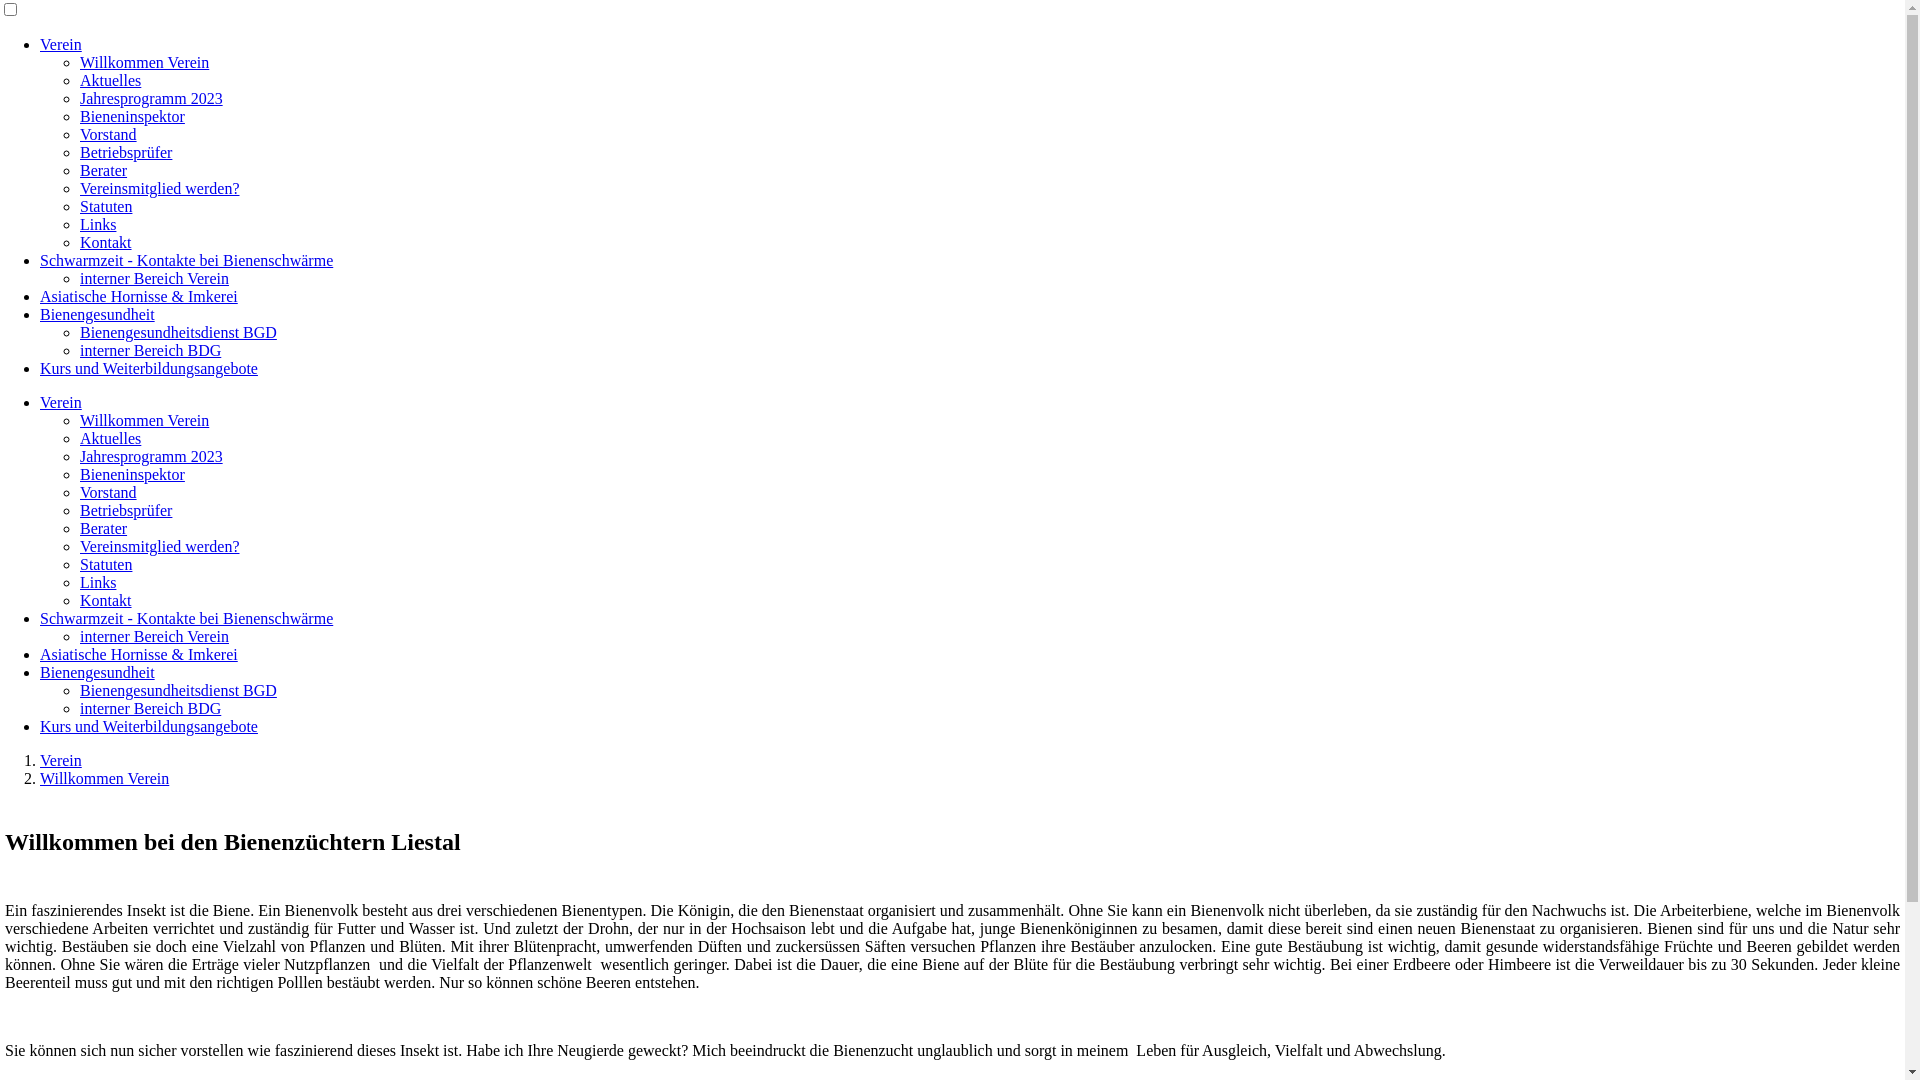 The image size is (1920, 1080). I want to click on 'Bieneninspektor', so click(131, 116).